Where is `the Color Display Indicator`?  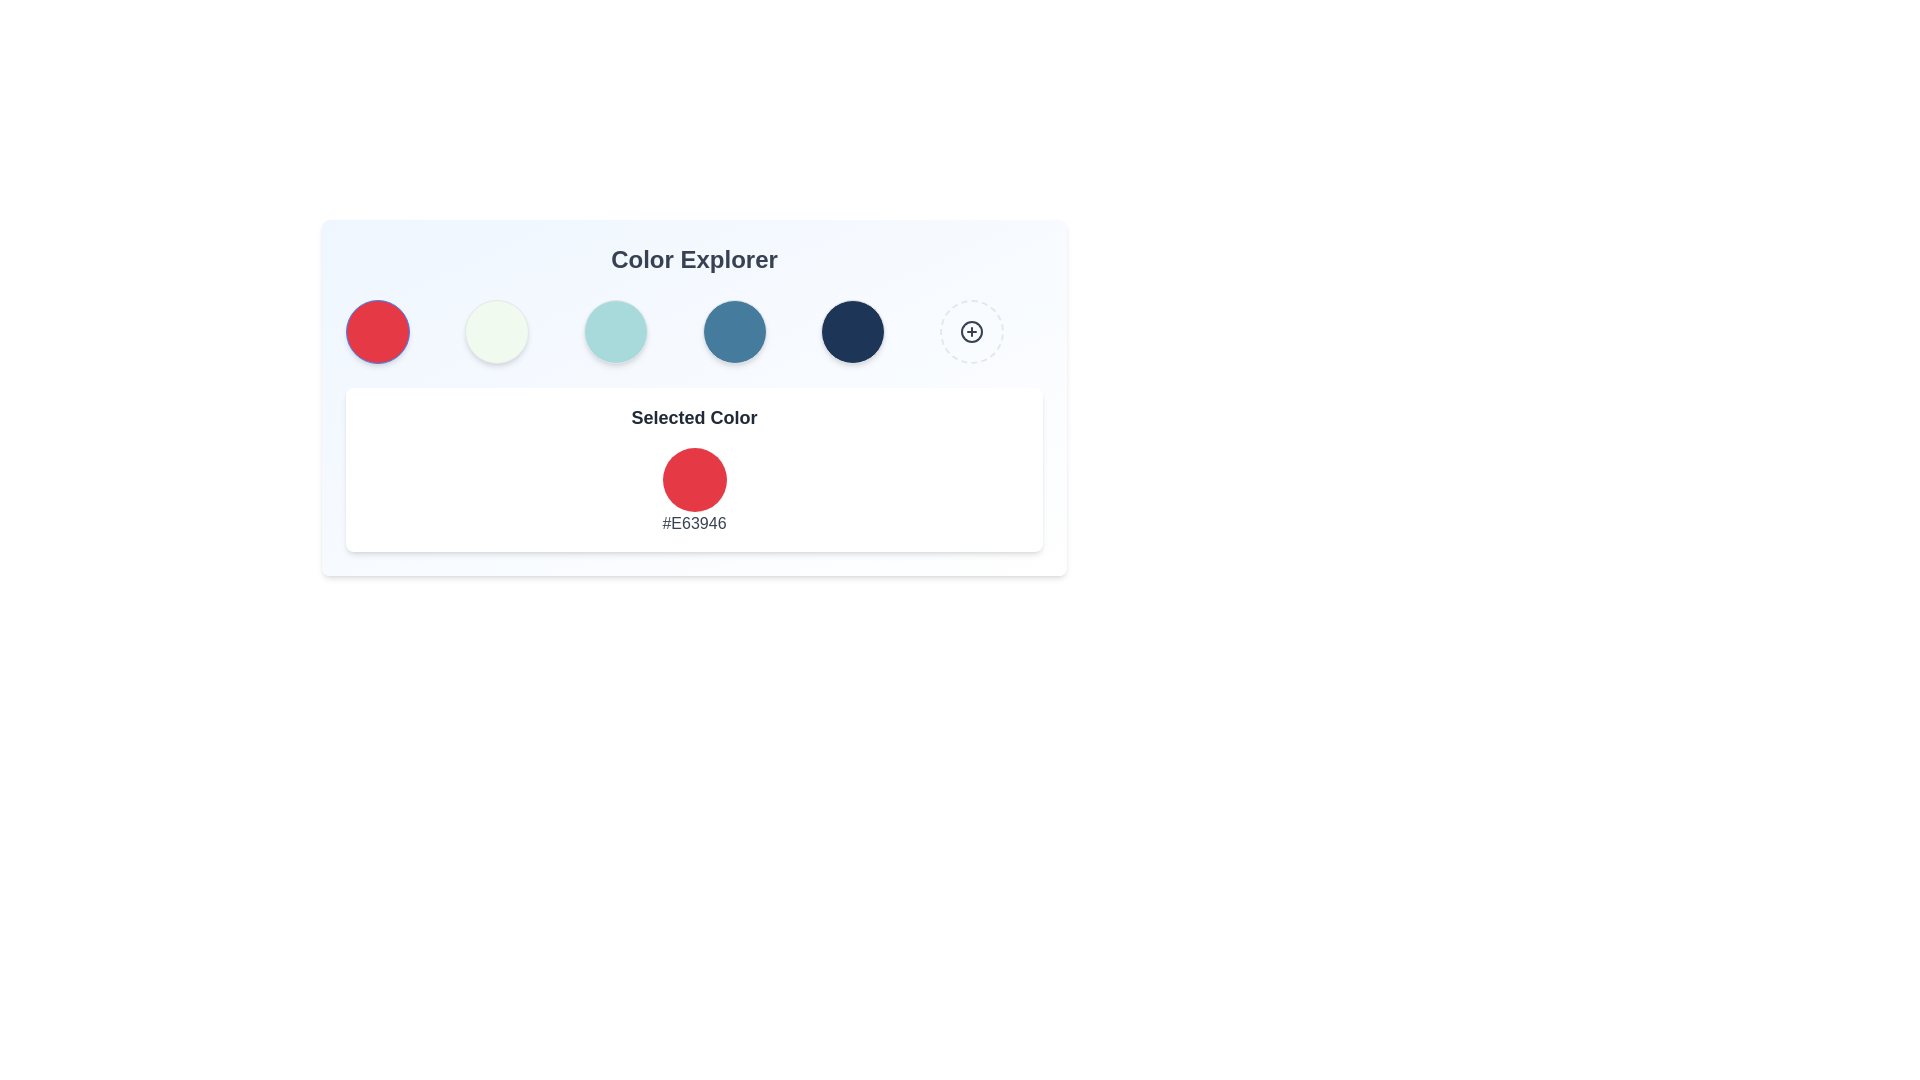 the Color Display Indicator is located at coordinates (694, 479).